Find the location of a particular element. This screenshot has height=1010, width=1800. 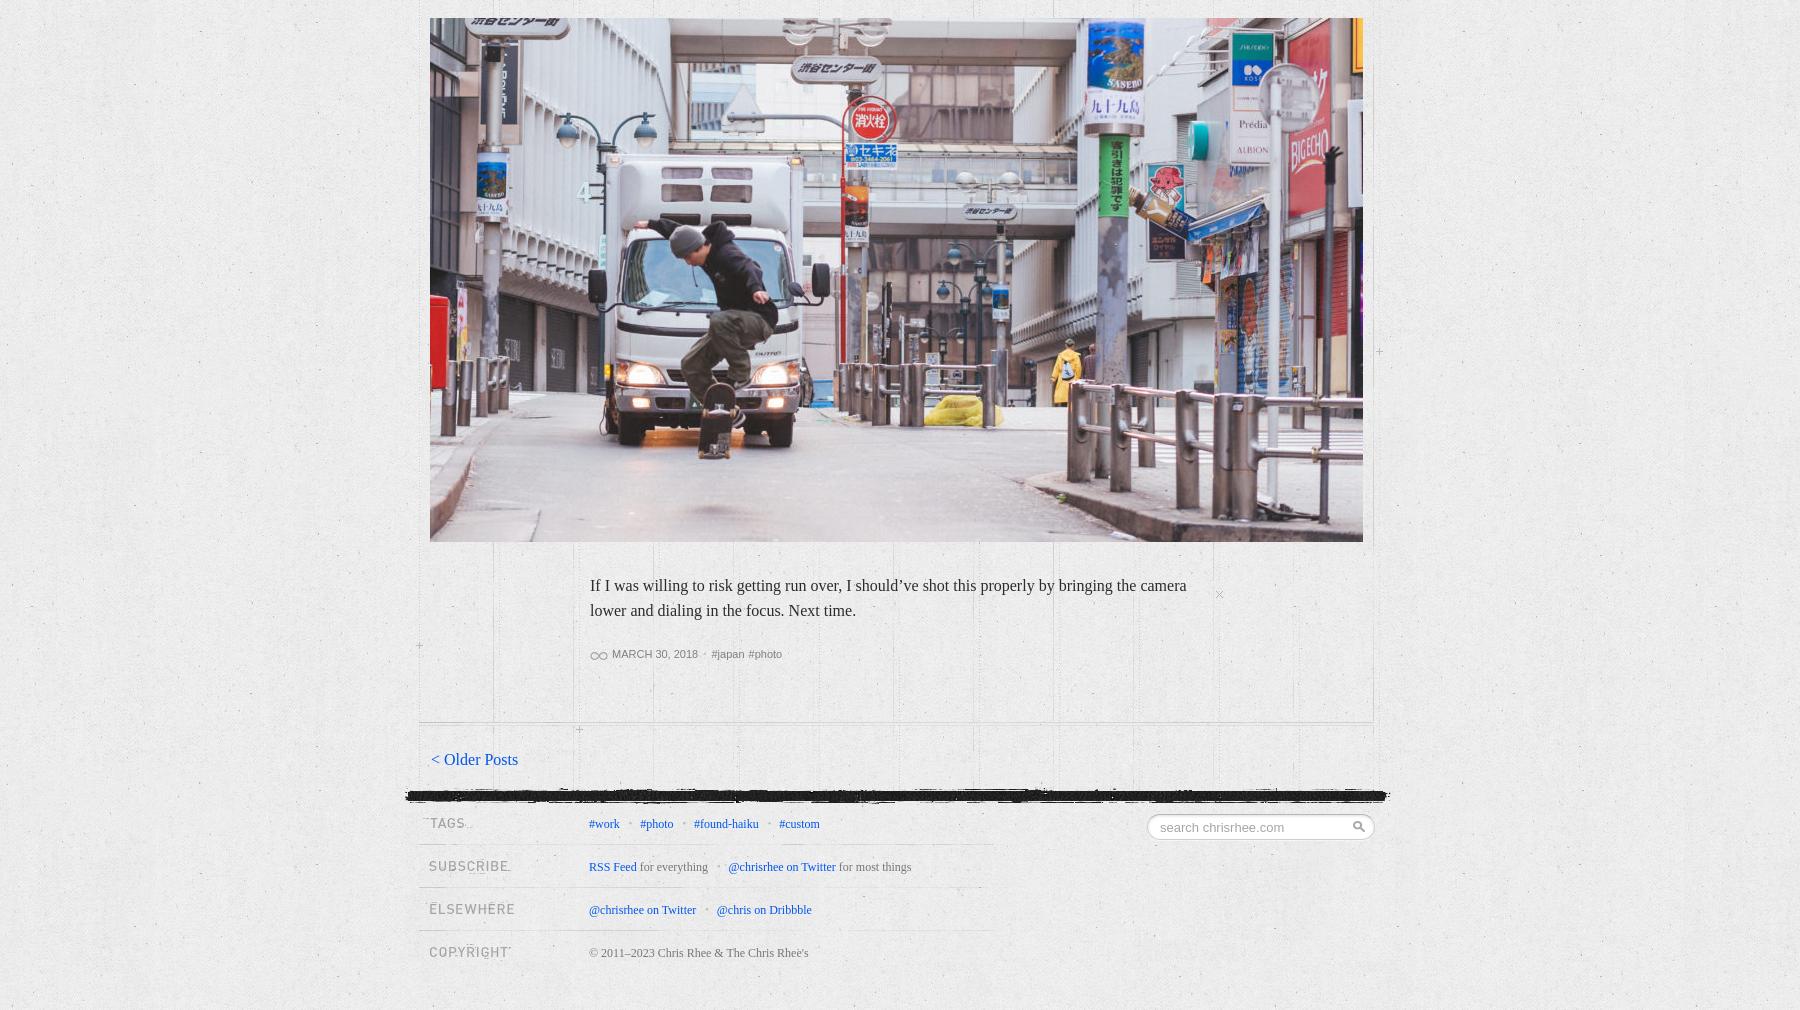

'© 2011–2023 Chris Rhee & The Chris Rhee's' is located at coordinates (588, 953).